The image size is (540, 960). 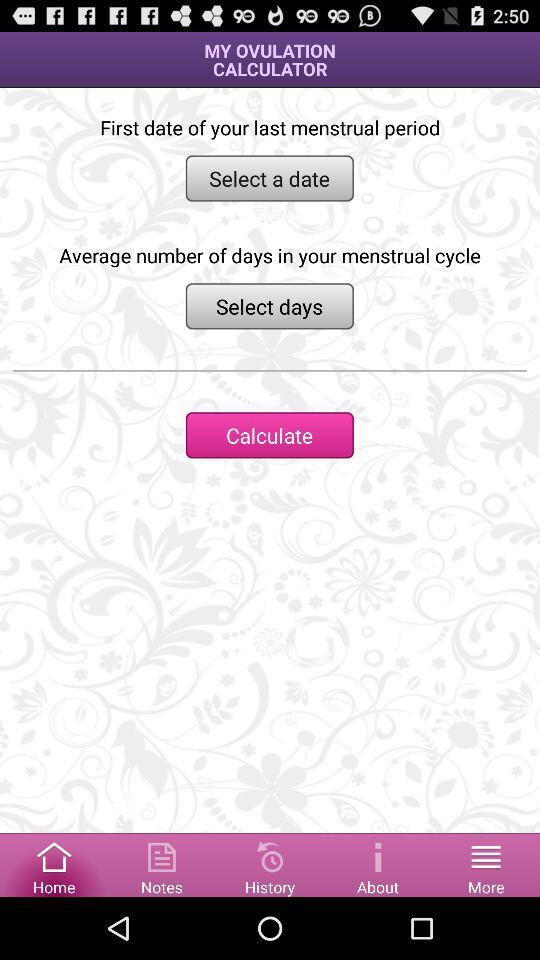 What do you see at coordinates (378, 863) in the screenshot?
I see `about button` at bounding box center [378, 863].